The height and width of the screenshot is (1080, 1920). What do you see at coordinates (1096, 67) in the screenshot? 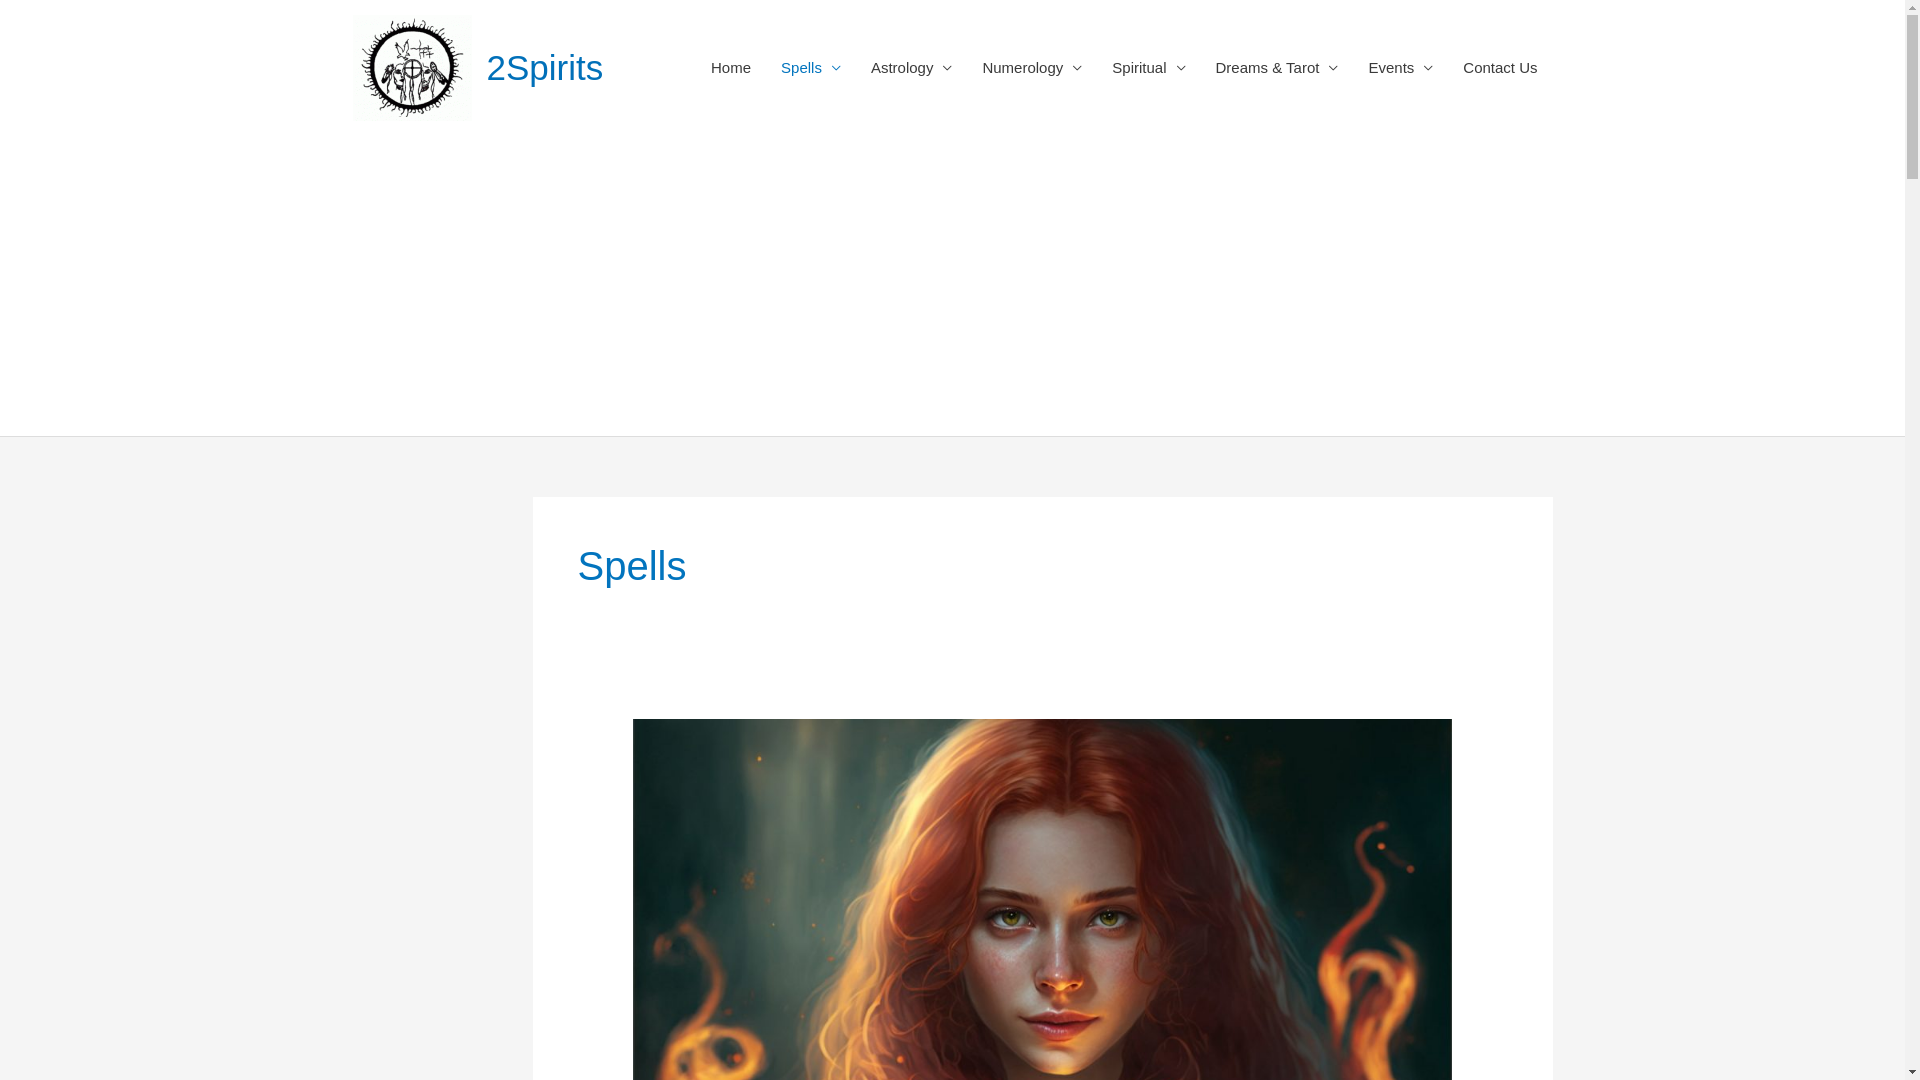
I see `'Spiritual'` at bounding box center [1096, 67].